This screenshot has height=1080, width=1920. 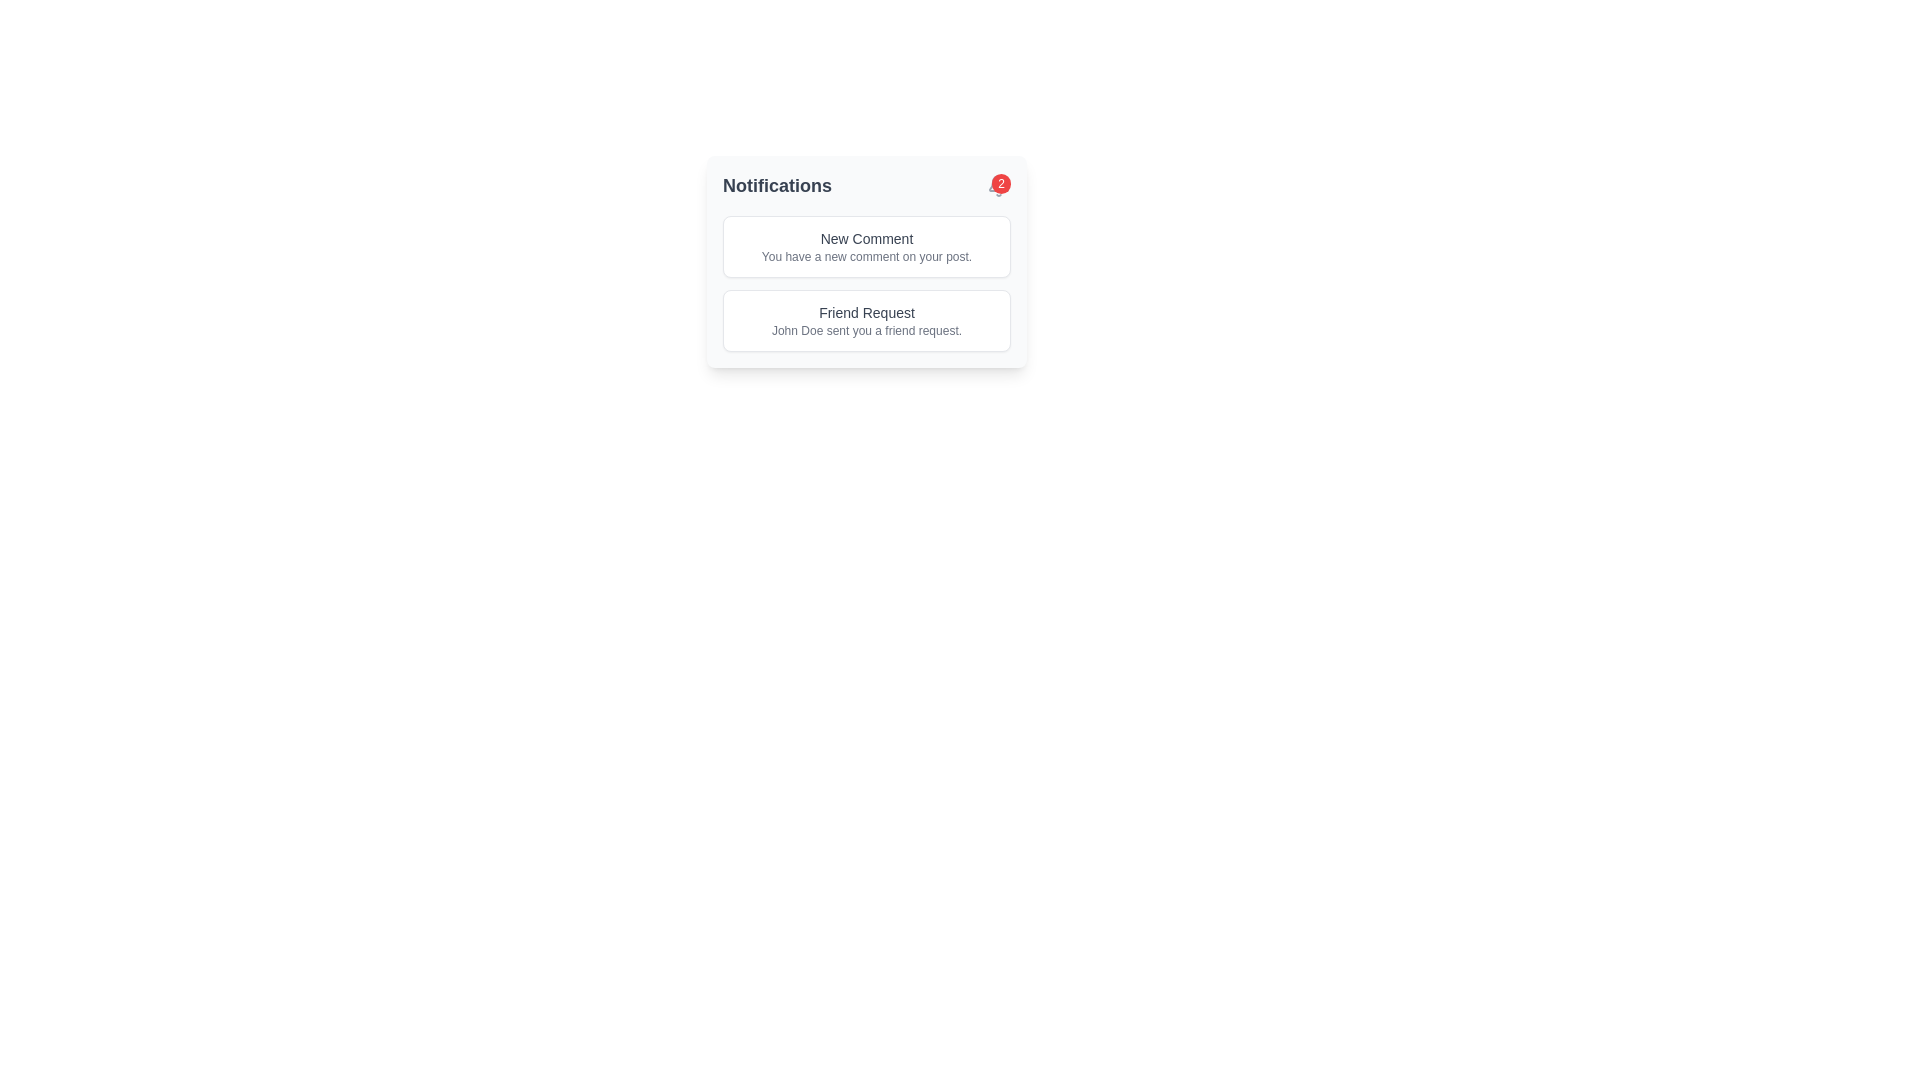 I want to click on the static text that reads 'John Doe sent you a friend request.' located below the 'Friend Request' heading in the Notifications section, so click(x=867, y=330).